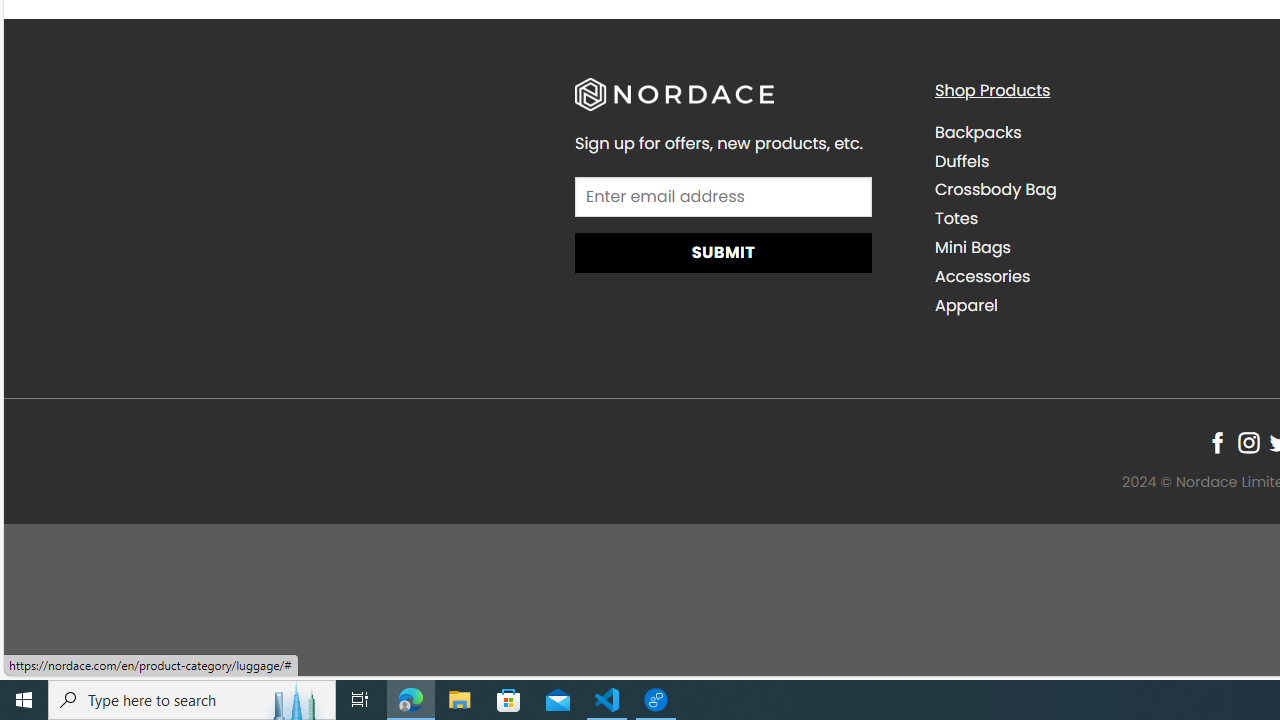  I want to click on 'AutomationID: input_4_1', so click(722, 196).